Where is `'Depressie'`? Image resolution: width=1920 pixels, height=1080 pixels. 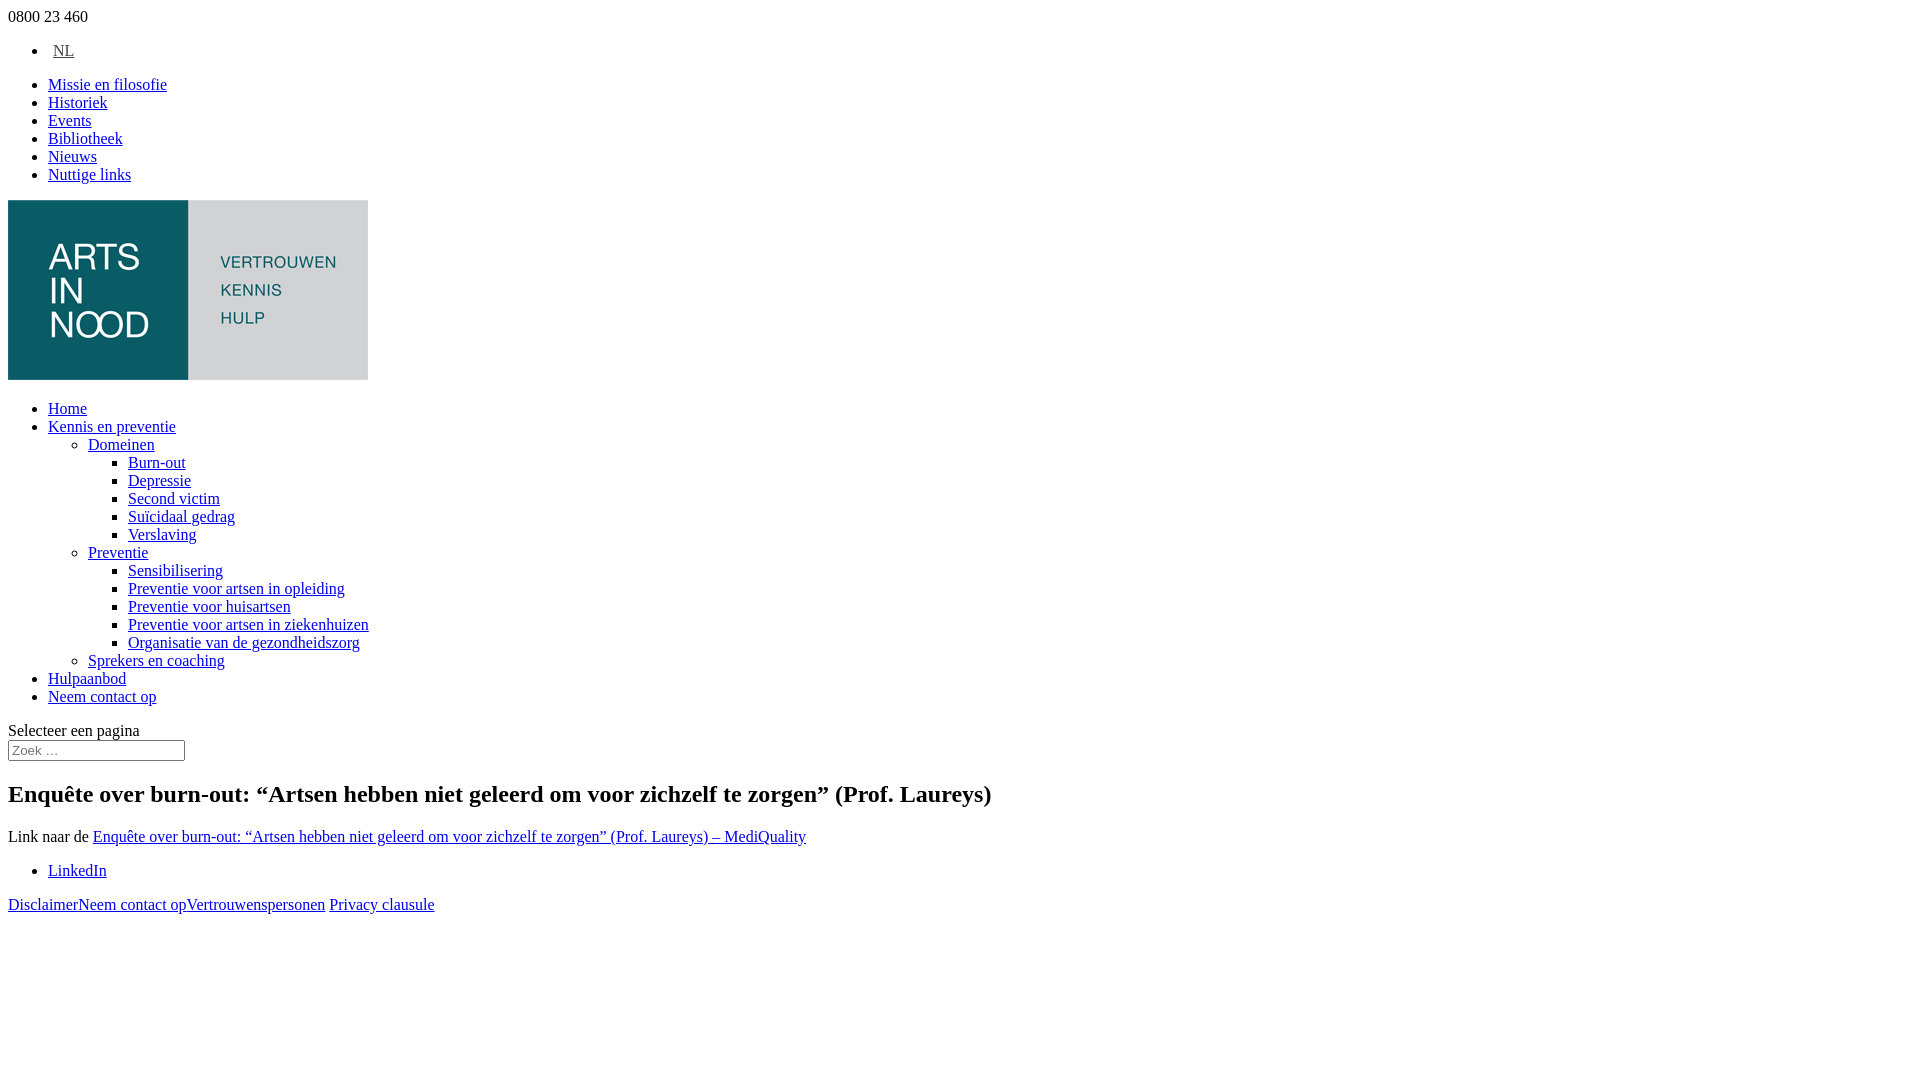
'Depressie' is located at coordinates (127, 480).